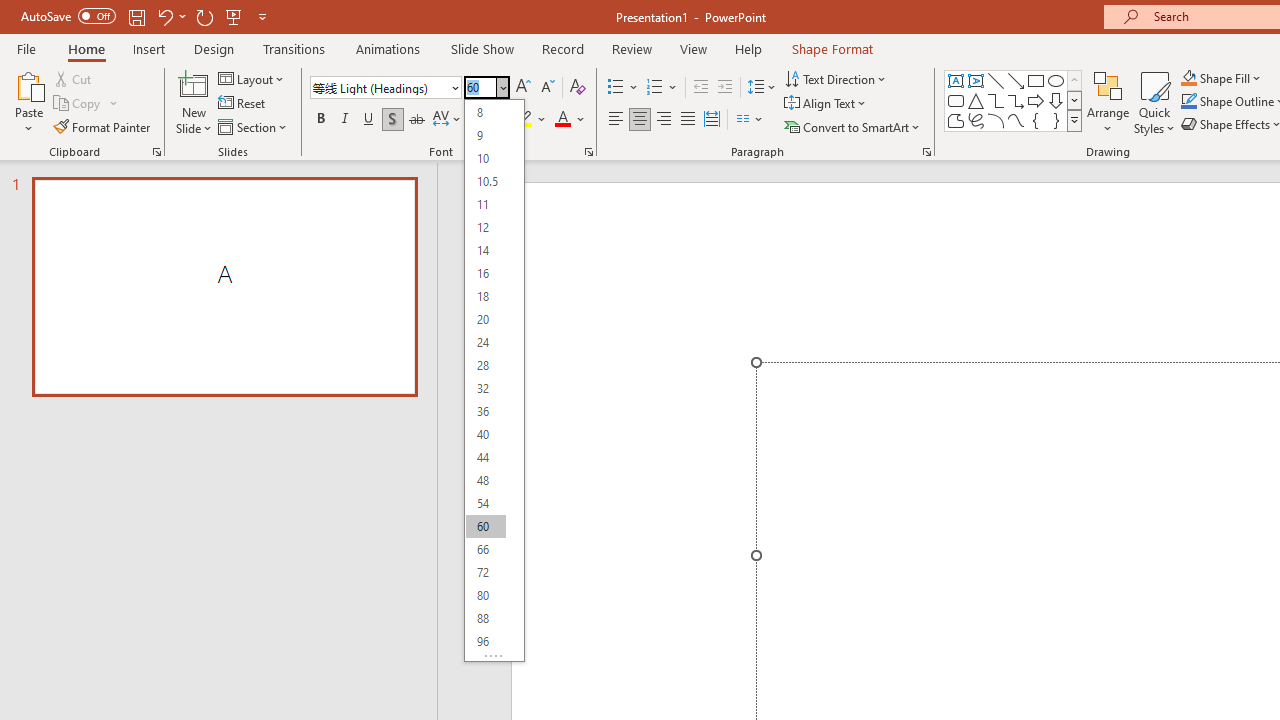  Describe the element at coordinates (485, 249) in the screenshot. I see `'14'` at that location.